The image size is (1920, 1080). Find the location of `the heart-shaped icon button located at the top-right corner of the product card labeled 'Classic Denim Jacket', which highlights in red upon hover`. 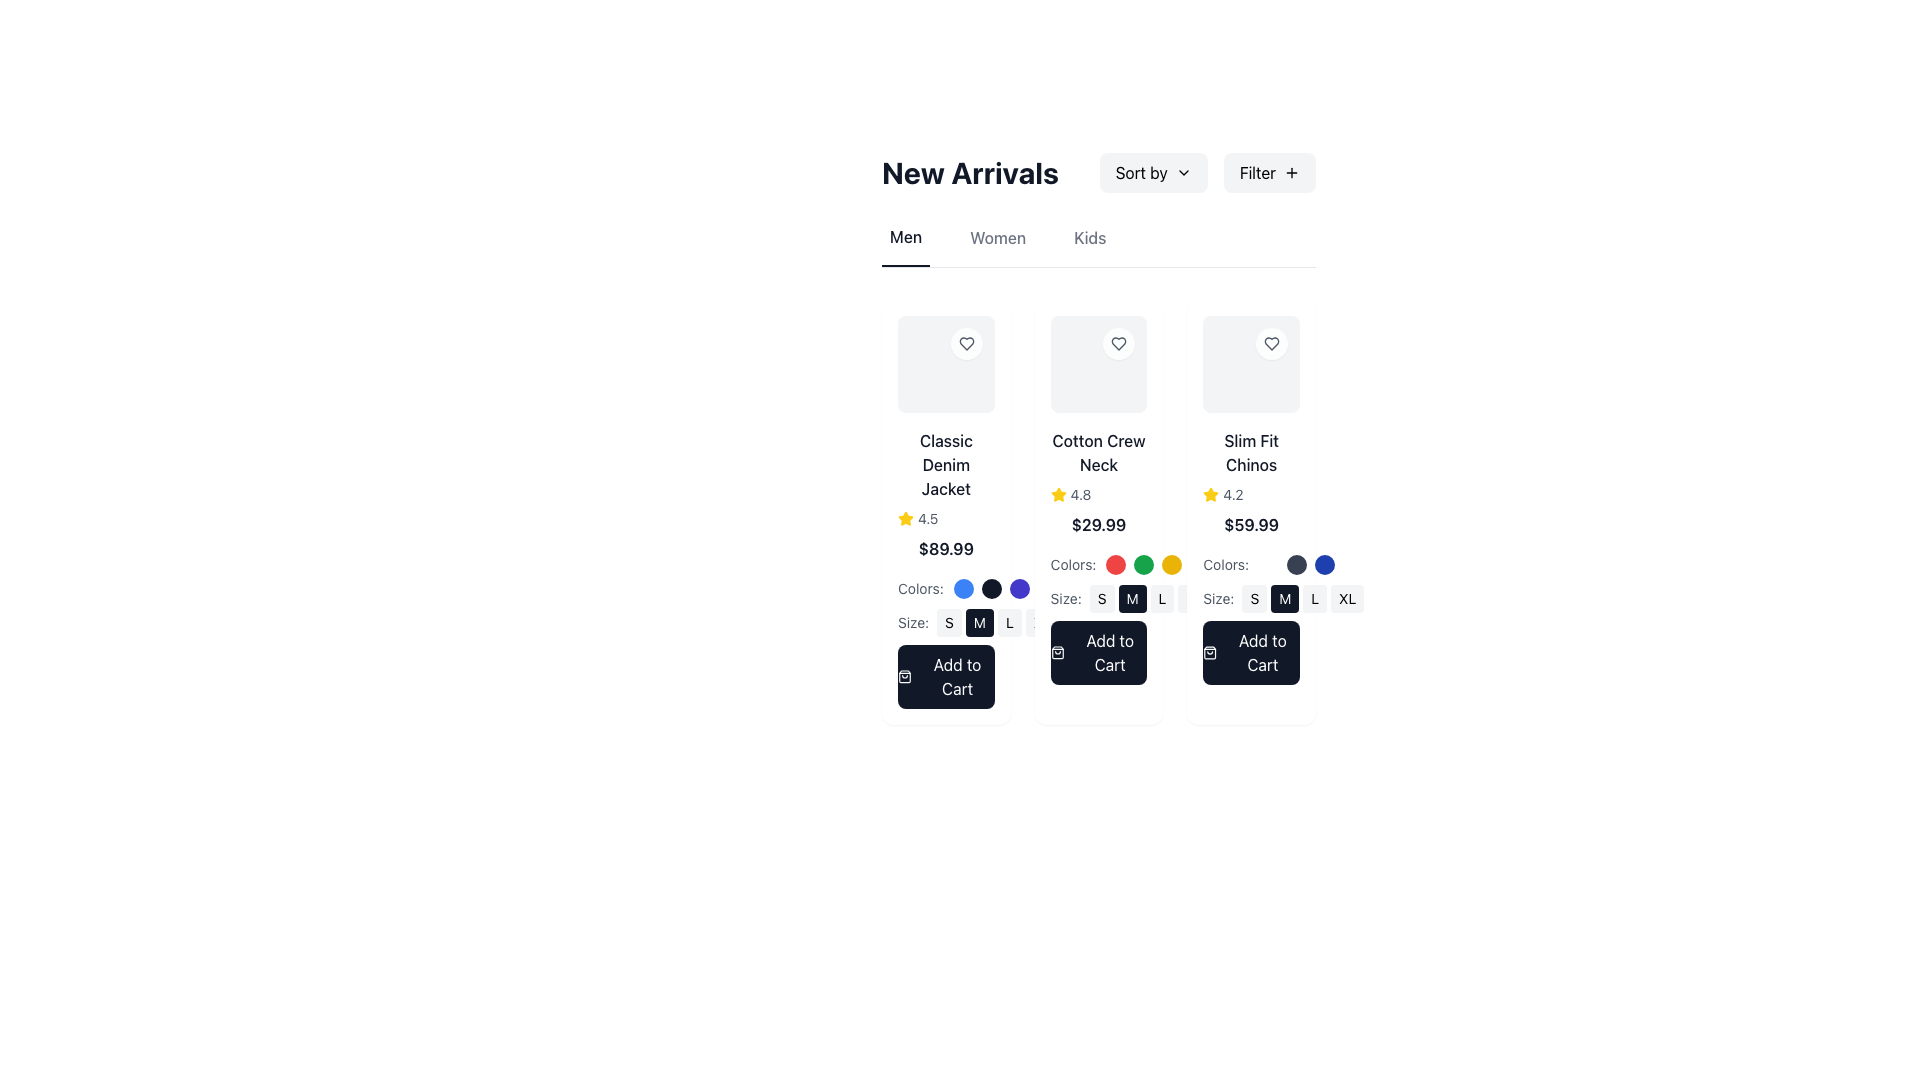

the heart-shaped icon button located at the top-right corner of the product card labeled 'Classic Denim Jacket', which highlights in red upon hover is located at coordinates (966, 342).